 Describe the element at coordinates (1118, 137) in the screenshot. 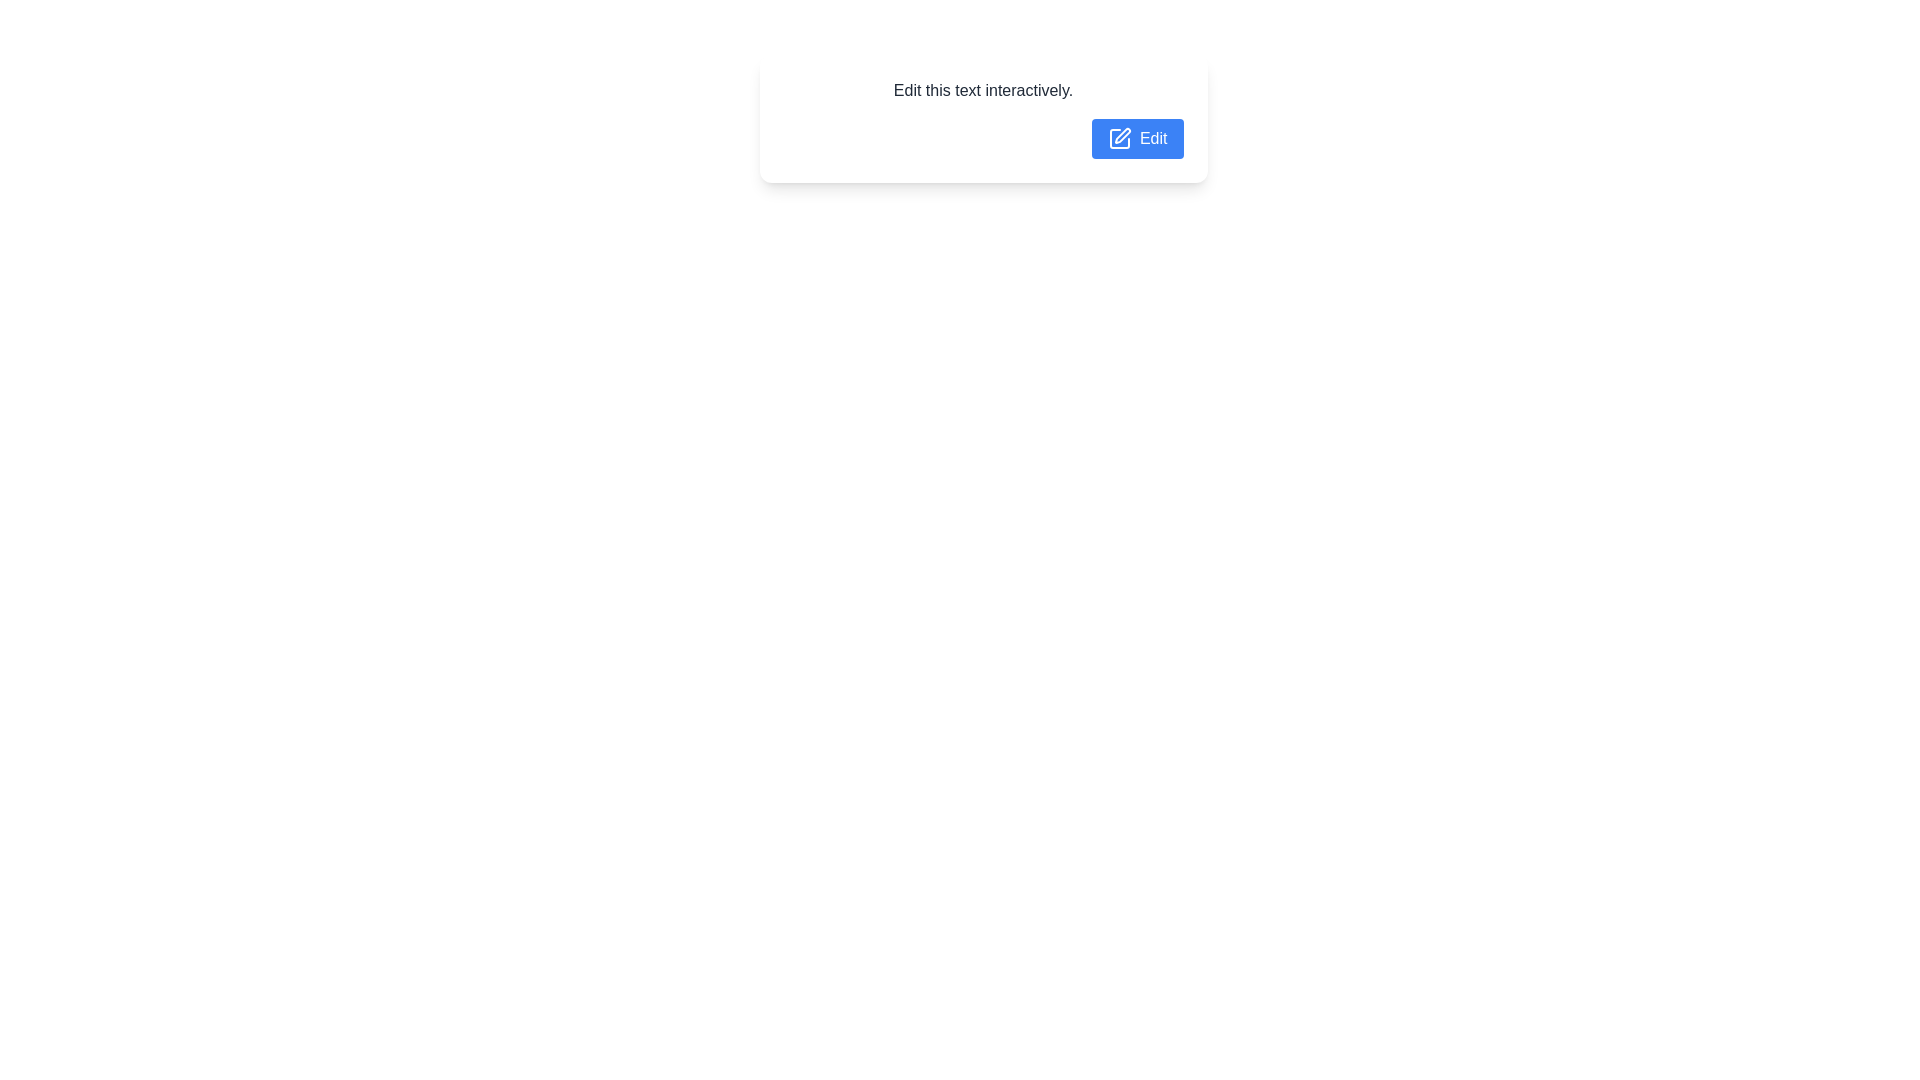

I see `the edit action icon located inside the blue button at the bottom-right corner of the card-like interface` at that location.